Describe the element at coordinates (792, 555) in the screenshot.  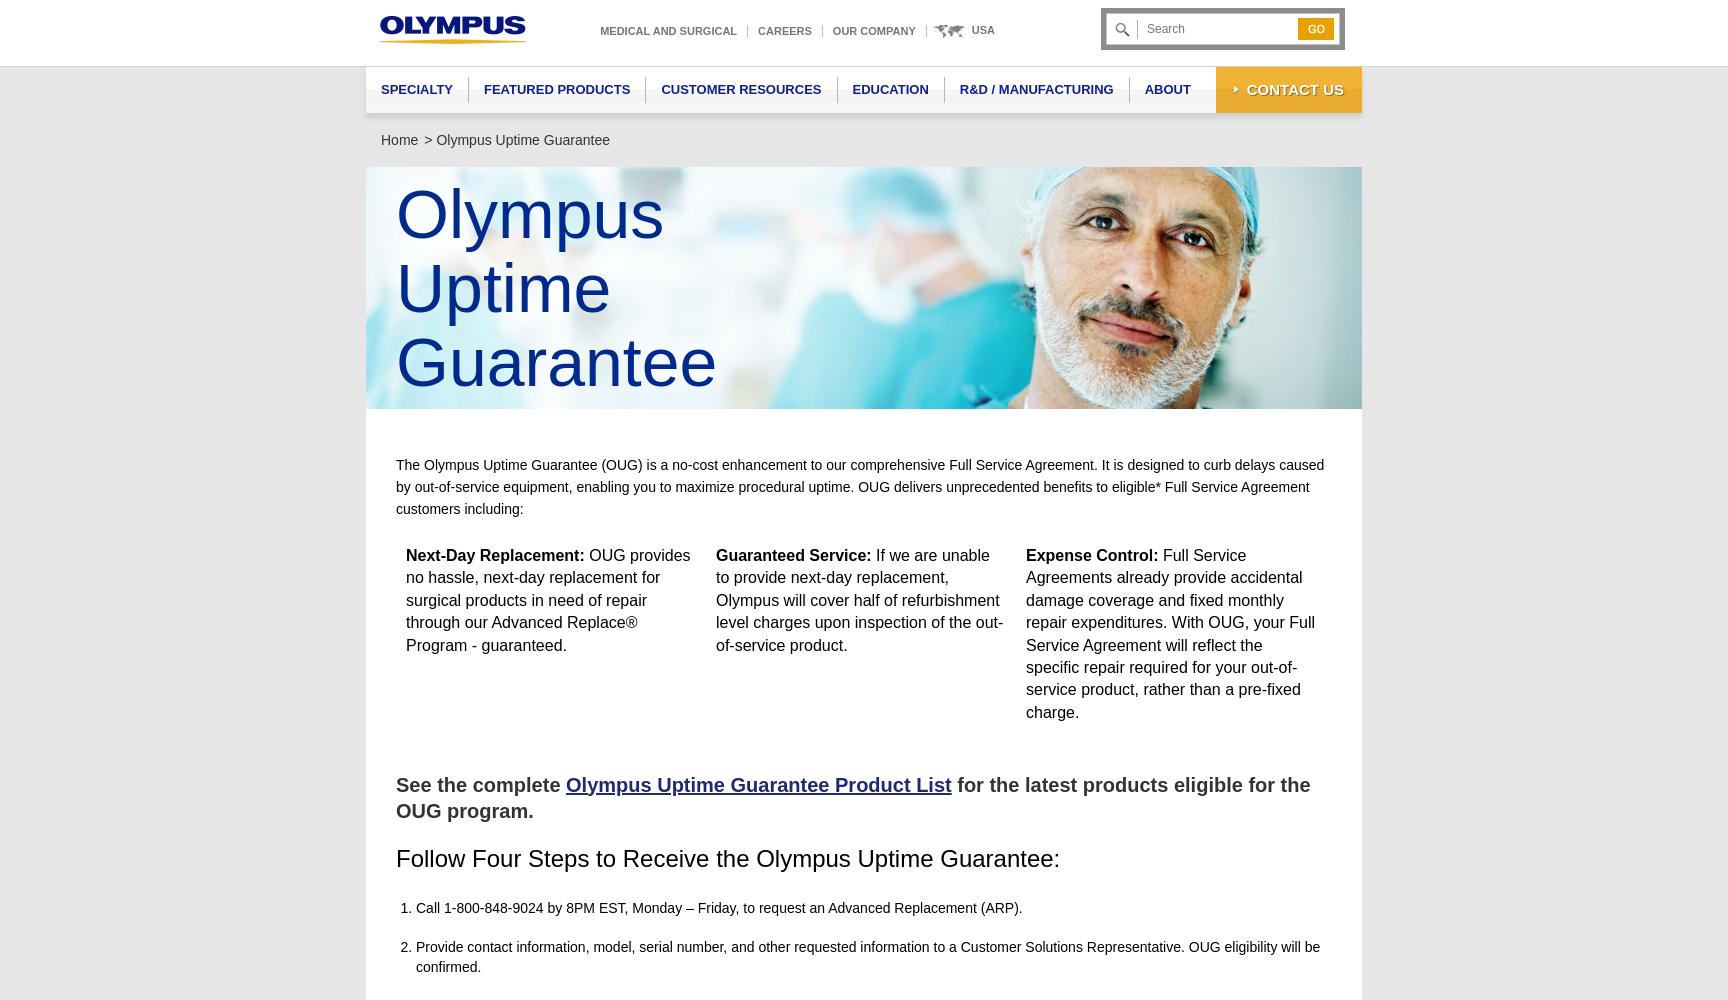
I see `'Guaranteed Service:'` at that location.